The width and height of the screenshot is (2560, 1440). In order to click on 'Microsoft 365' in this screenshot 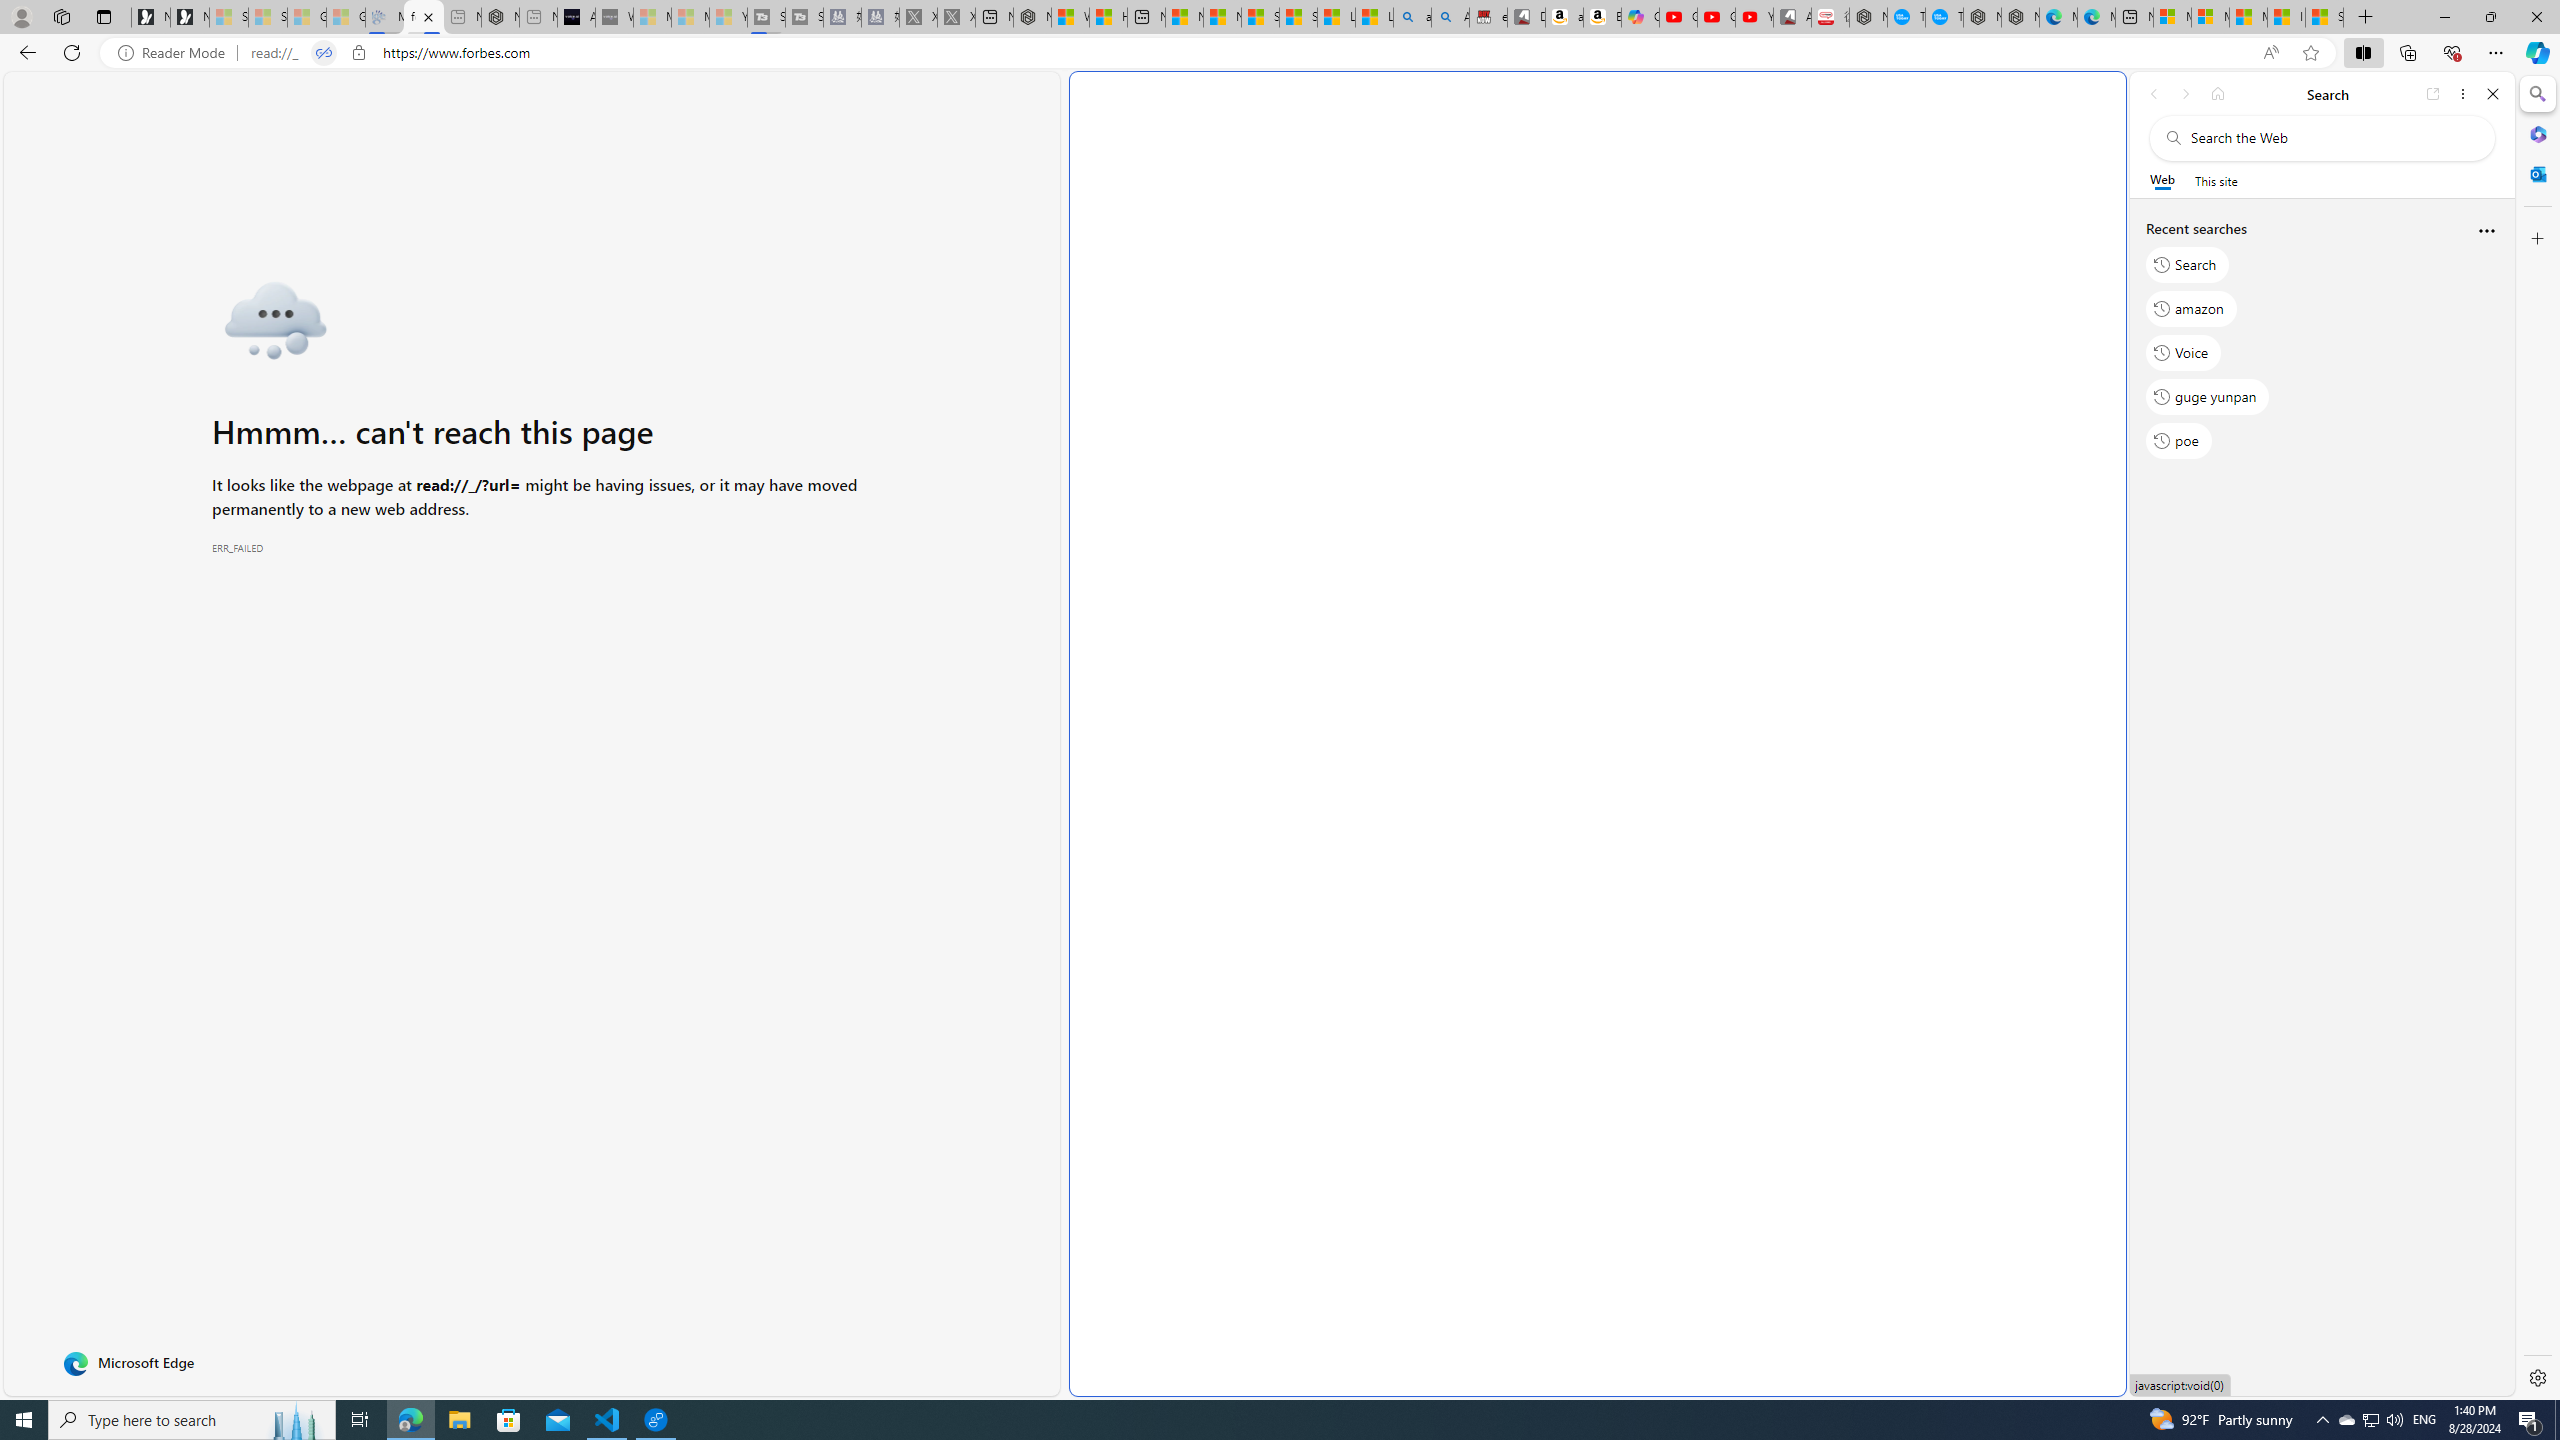, I will do `click(2535, 134)`.